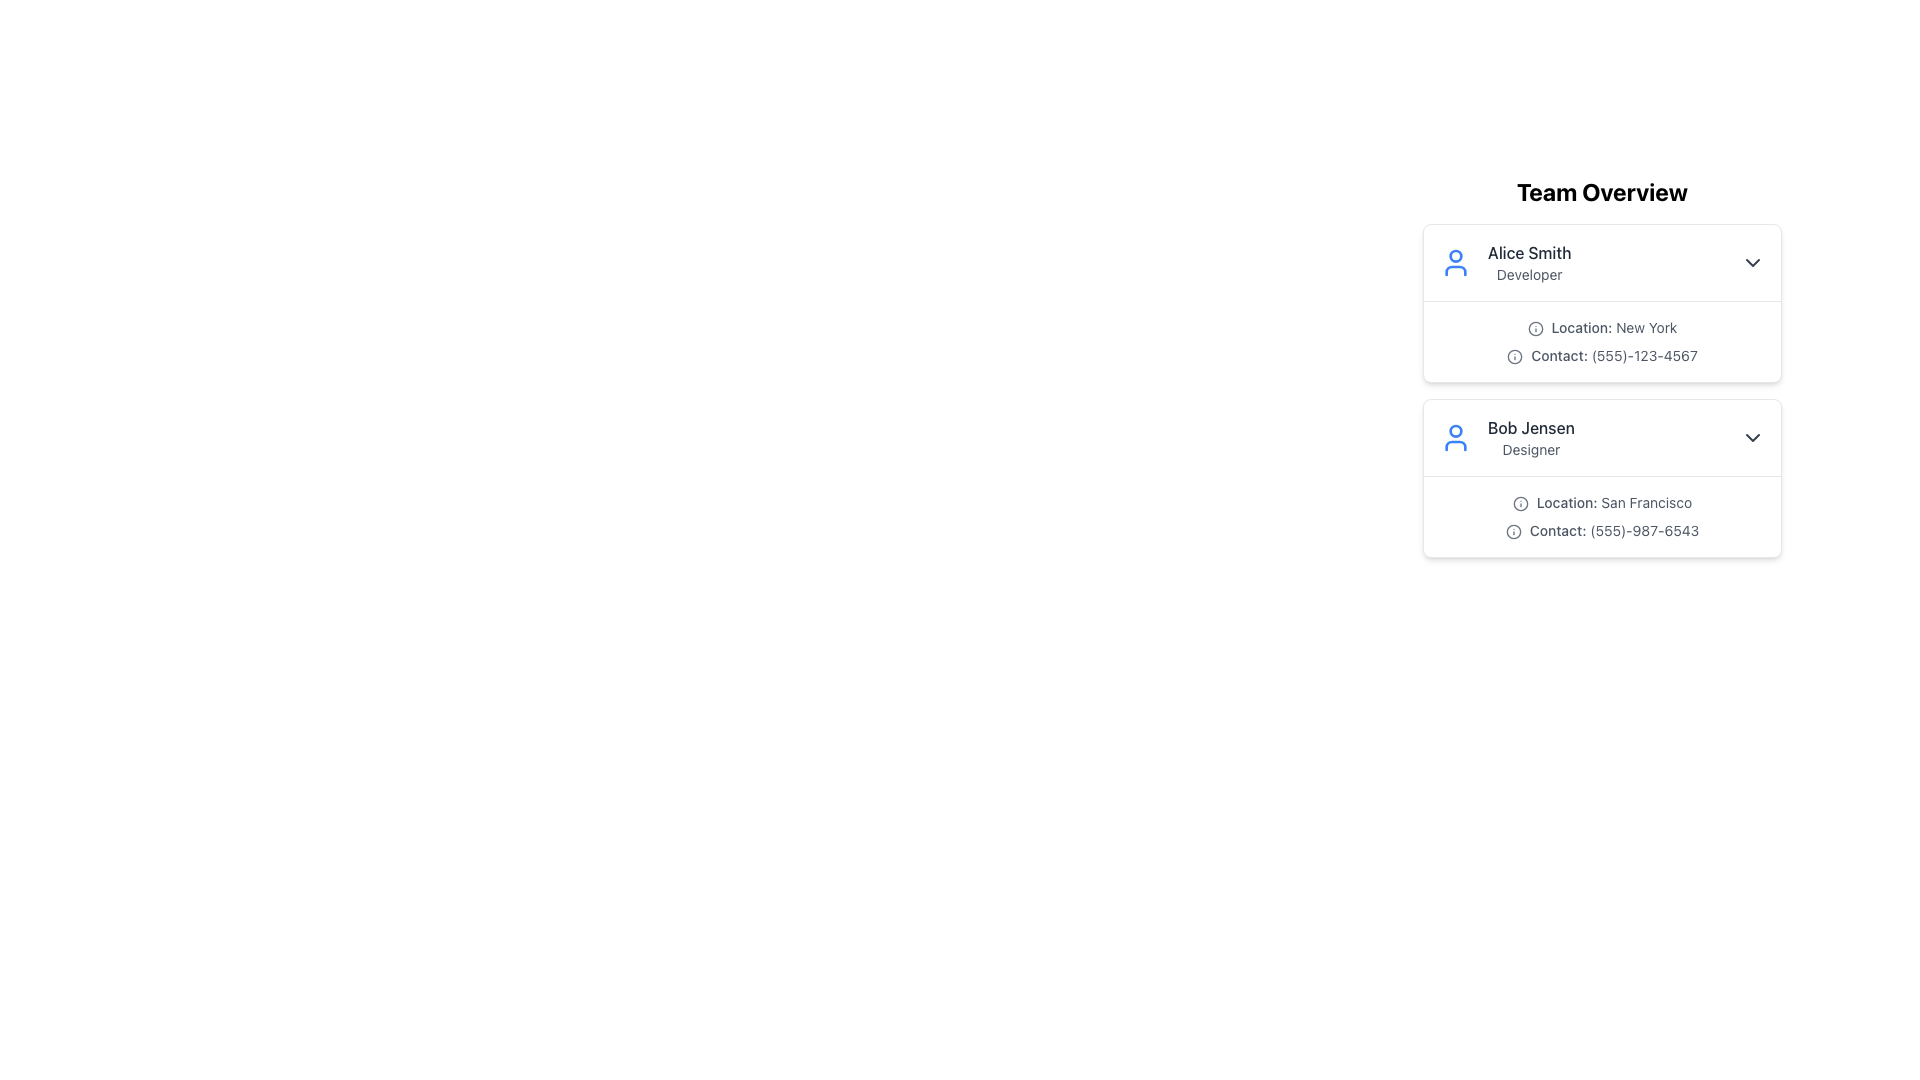 This screenshot has height=1080, width=1920. Describe the element at coordinates (1528, 261) in the screenshot. I see `the two-line text label displaying the name and job title of 'Alice Smith' in the team overview list` at that location.